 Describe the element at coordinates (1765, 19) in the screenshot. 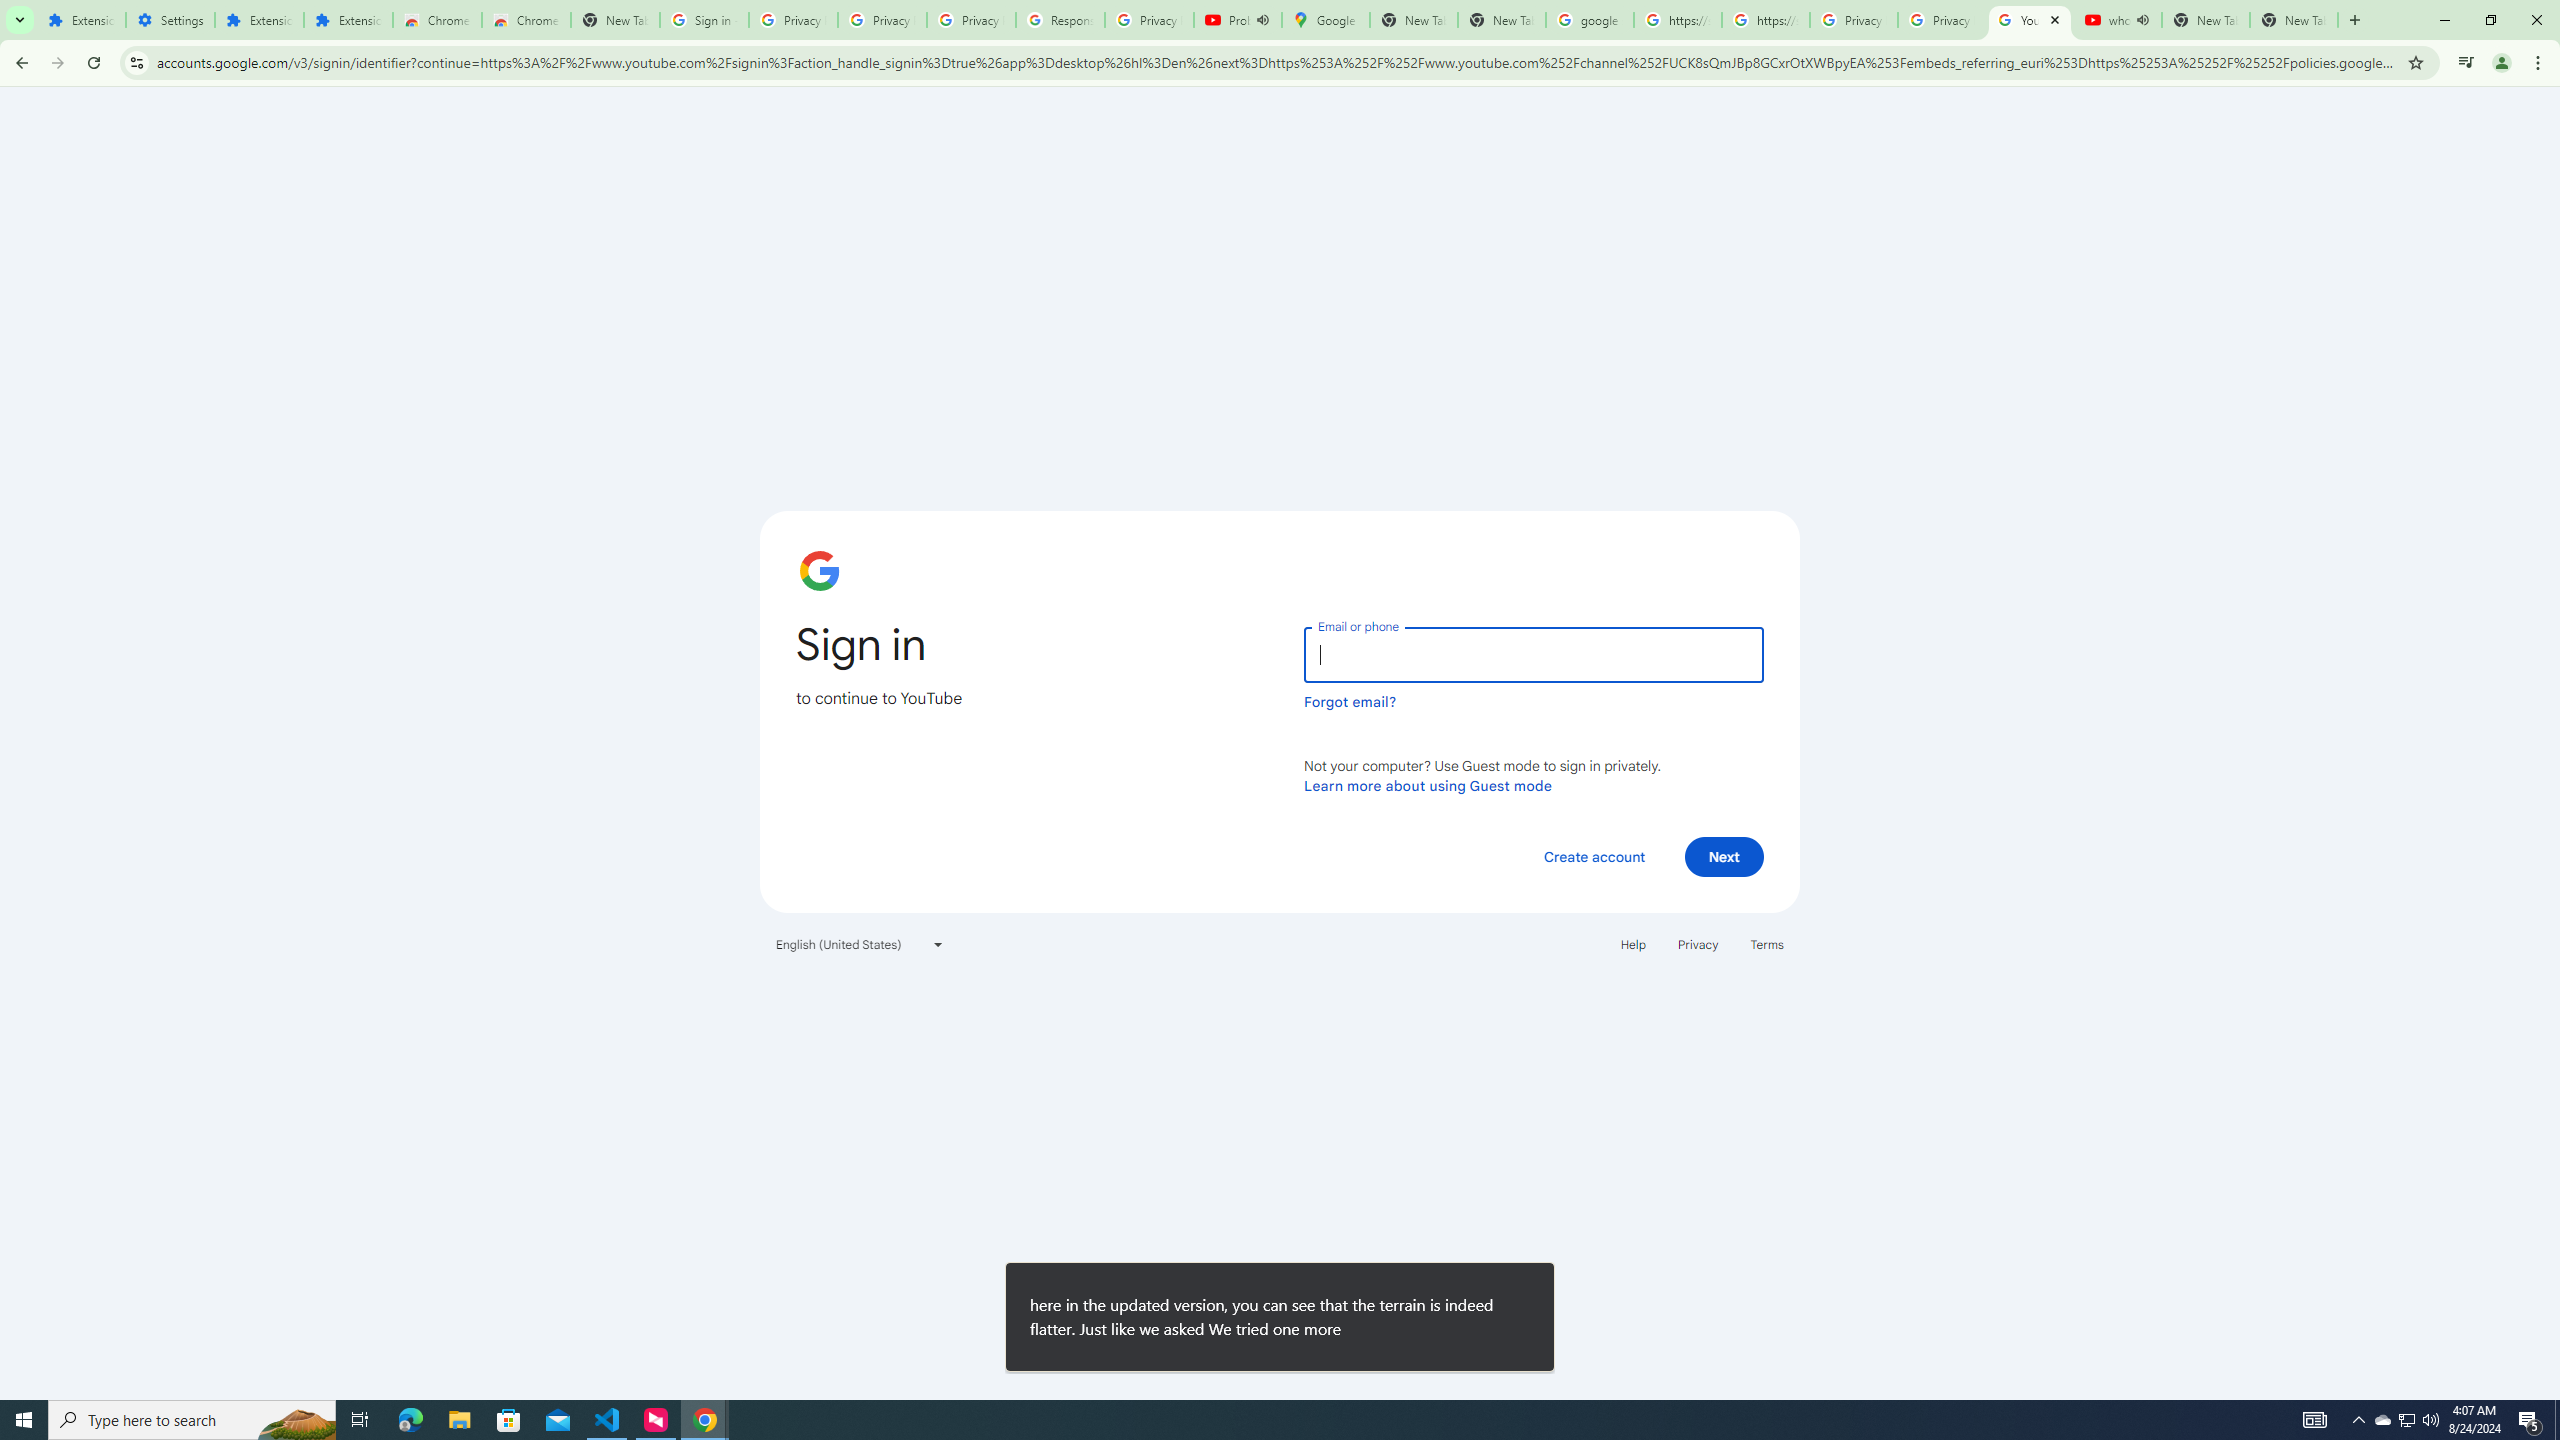

I see `'https://scholar.google.com/'` at that location.